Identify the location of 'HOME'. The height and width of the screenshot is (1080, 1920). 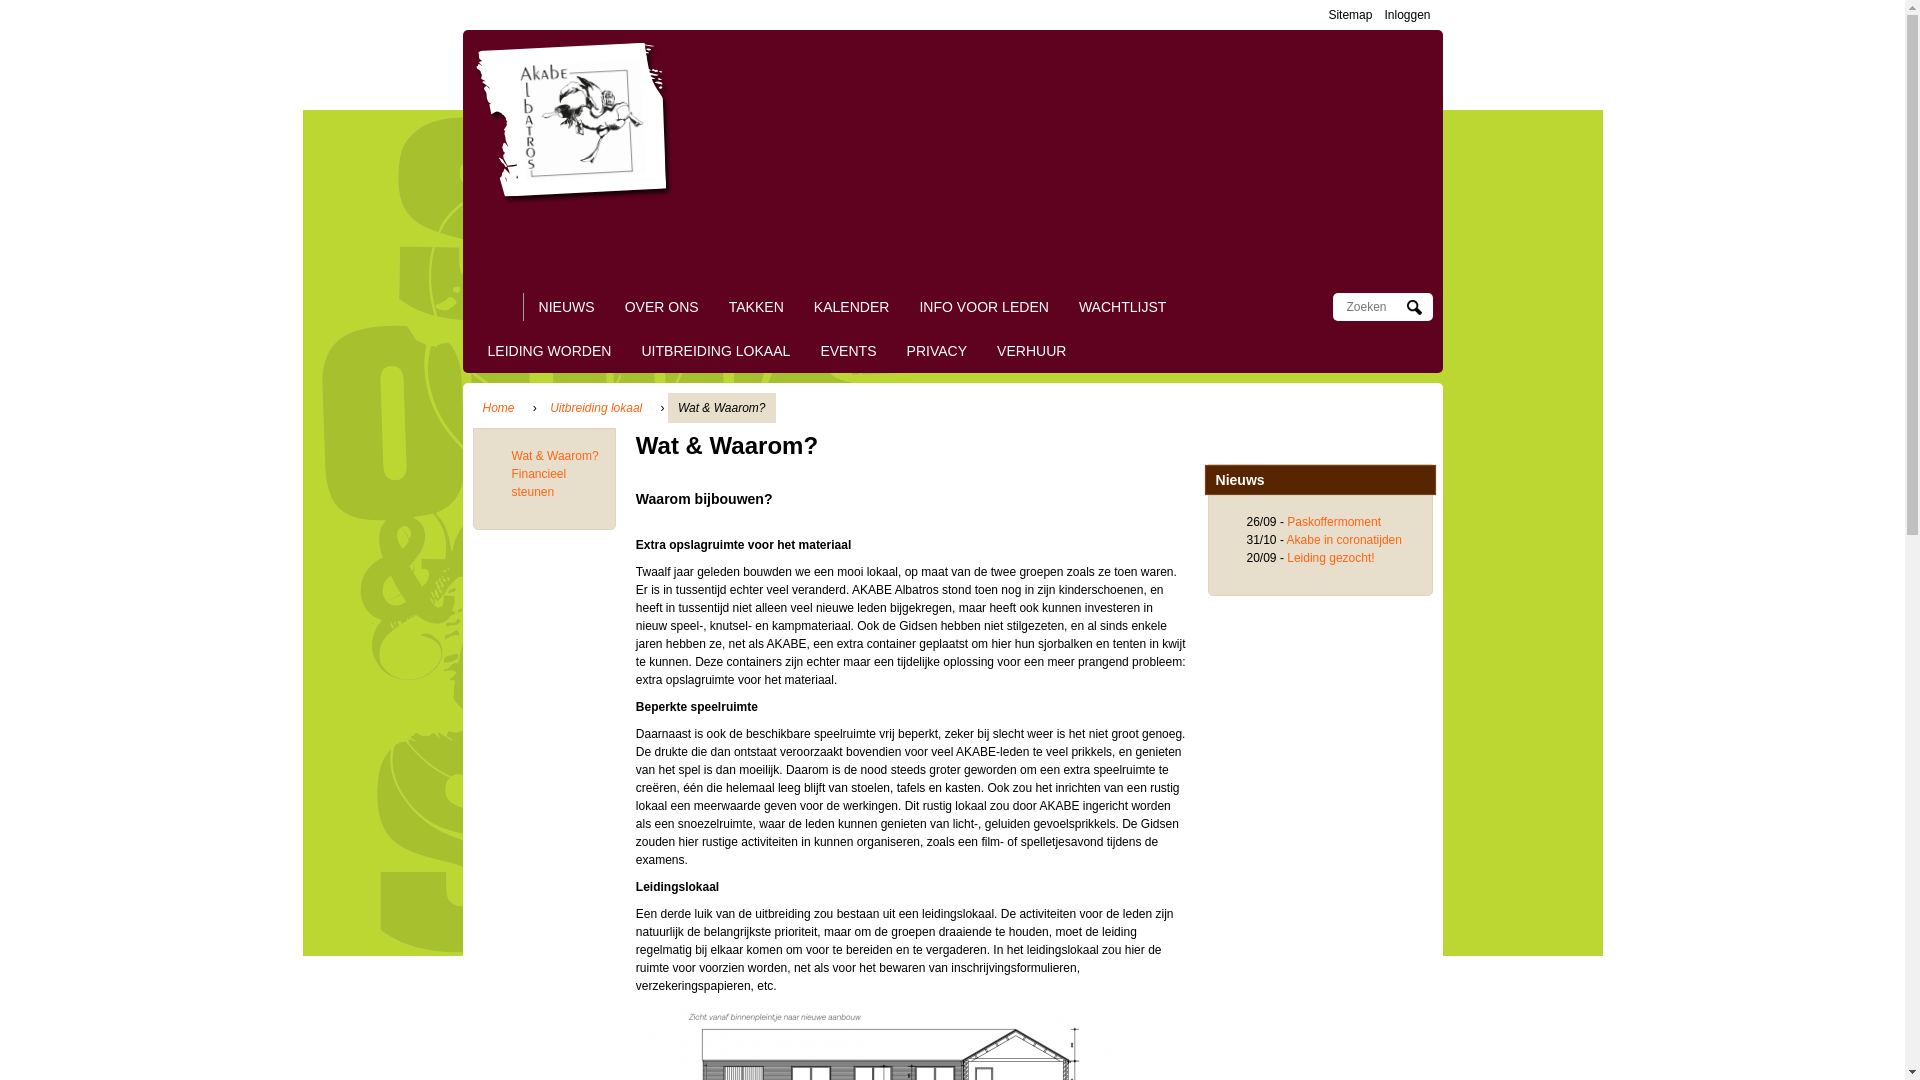
(498, 307).